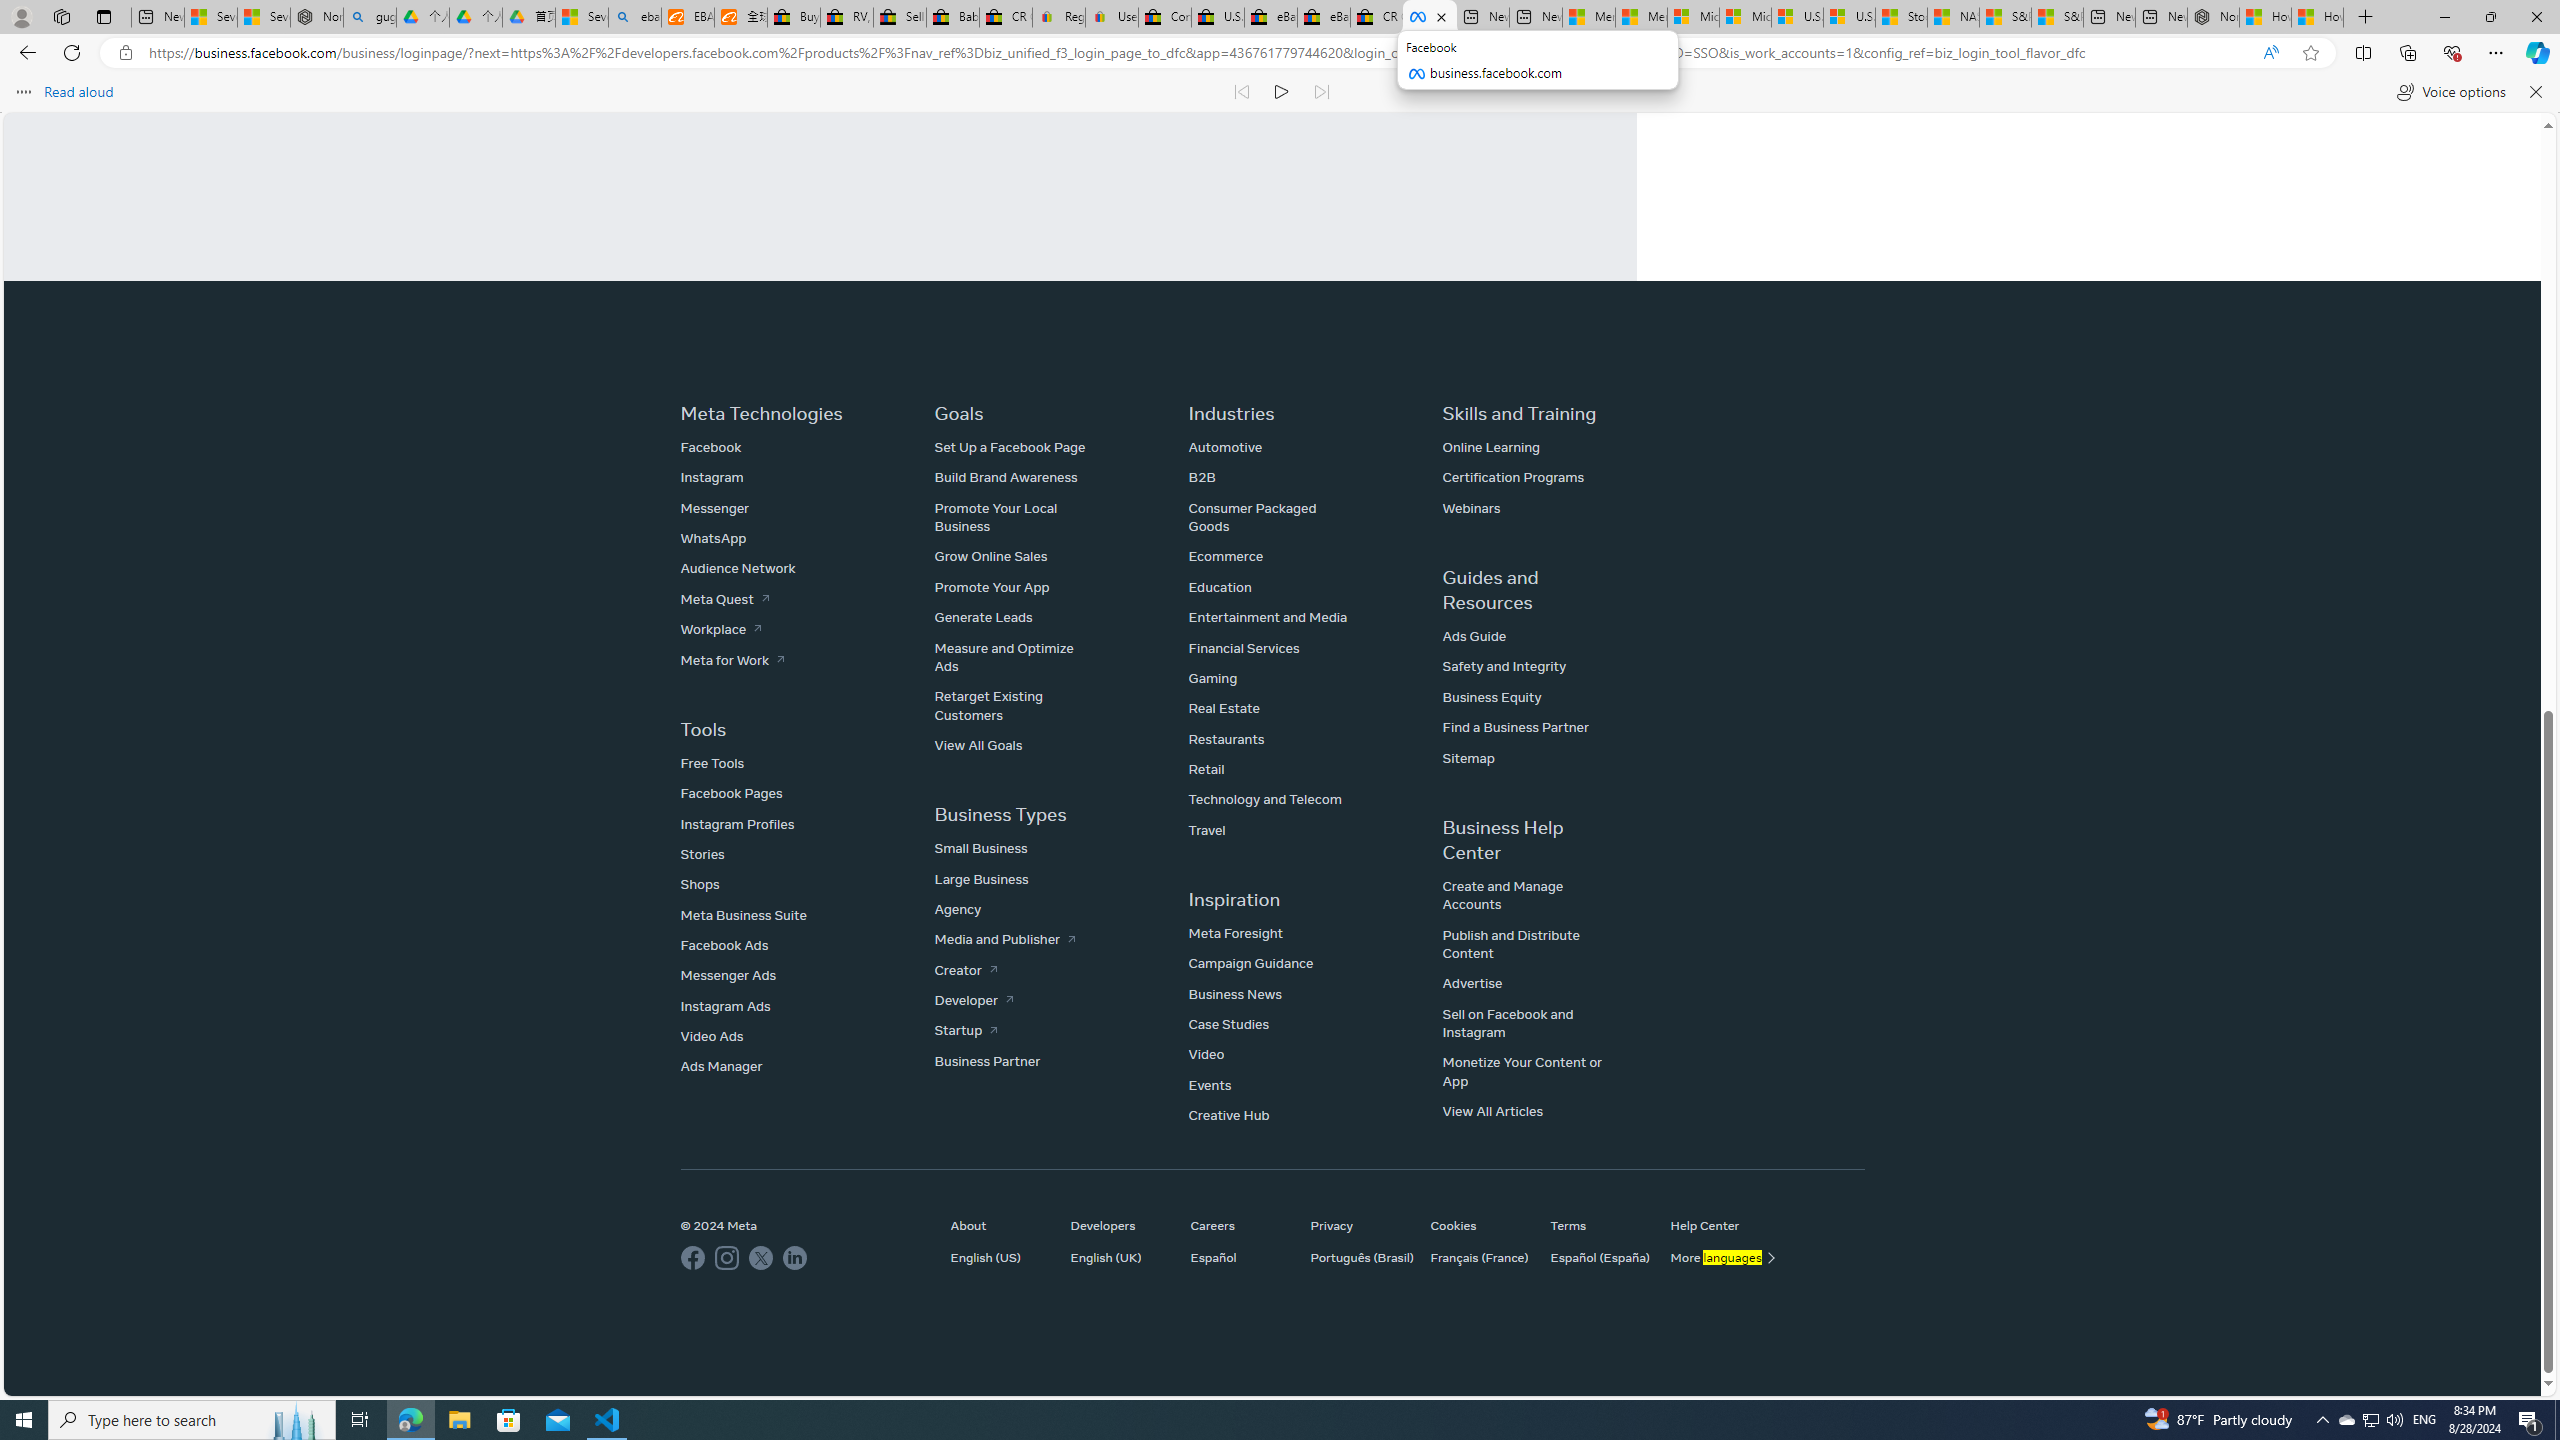  What do you see at coordinates (1008, 447) in the screenshot?
I see `'Set Up a Facebook Page'` at bounding box center [1008, 447].